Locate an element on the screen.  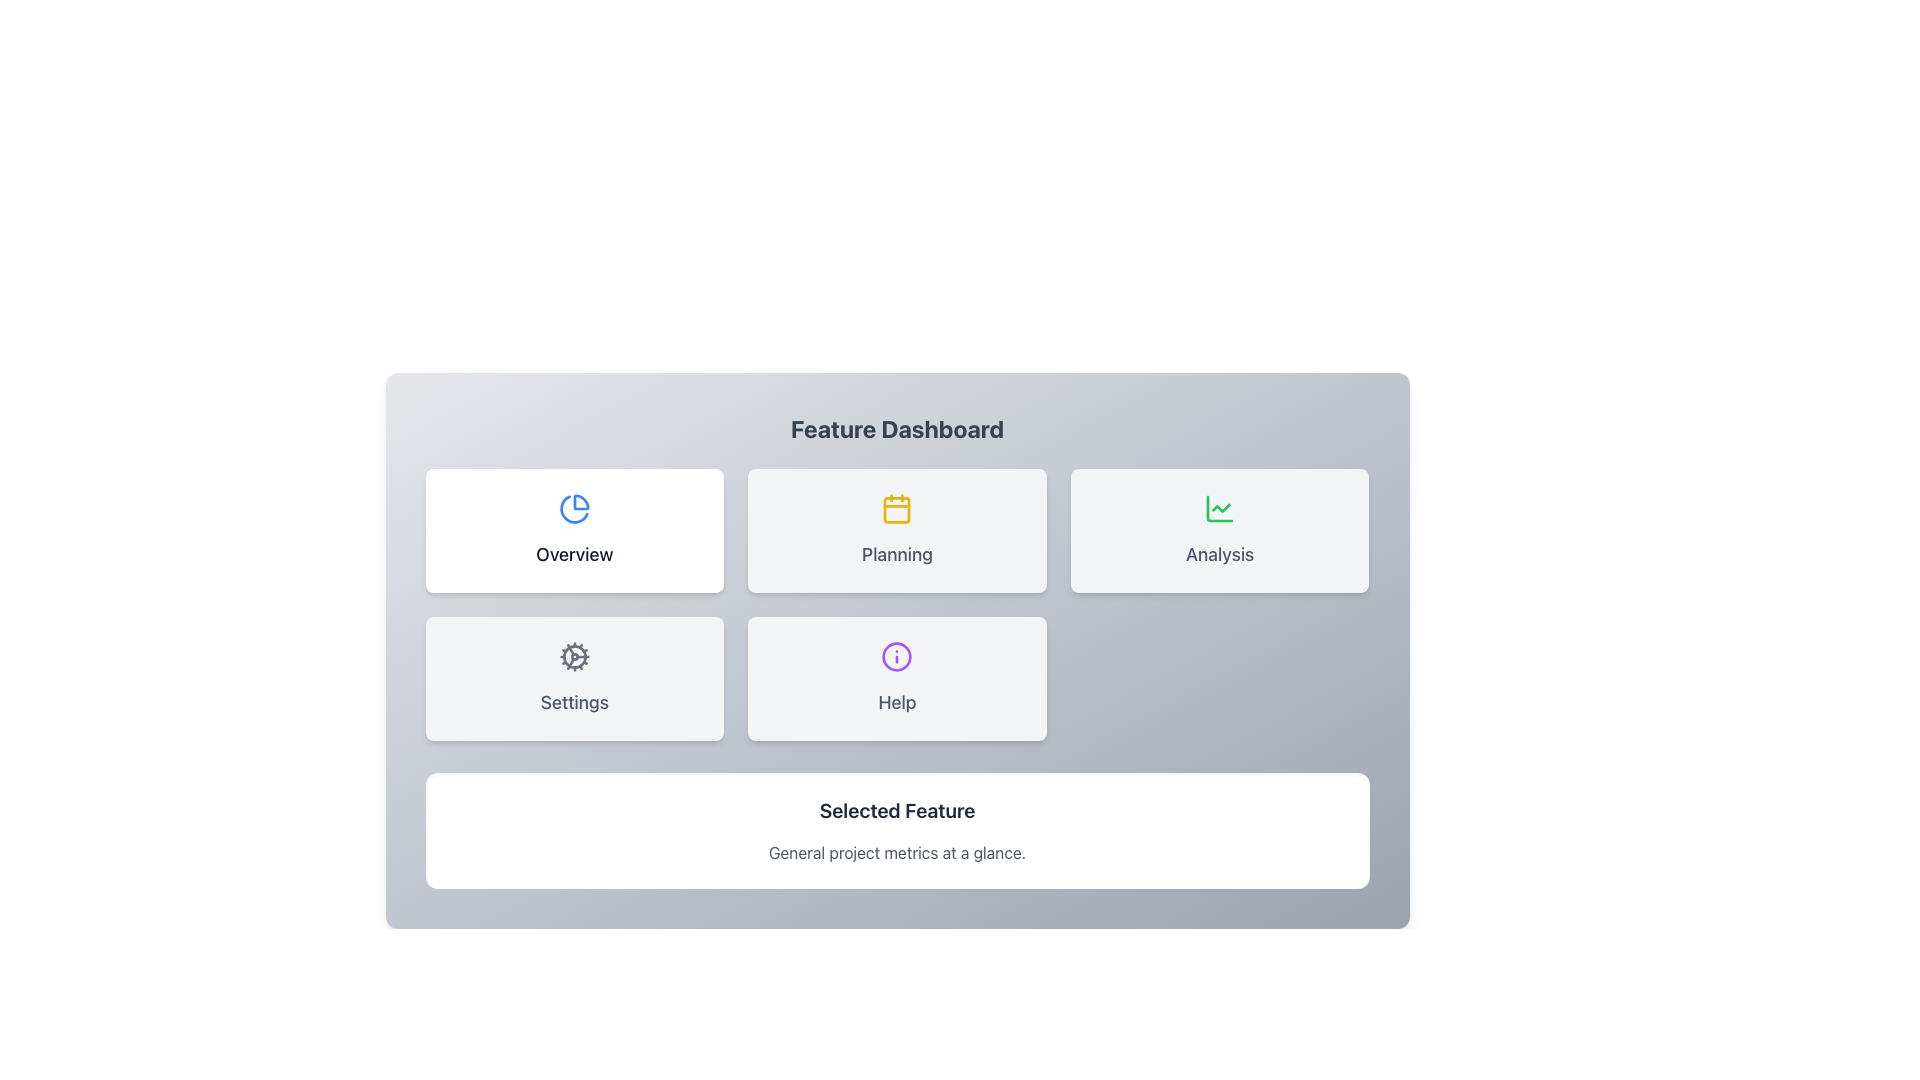
the cogwheel icon in the 'Settings' tile, which is a gray icon with eight teeth and a central circle is located at coordinates (573, 656).